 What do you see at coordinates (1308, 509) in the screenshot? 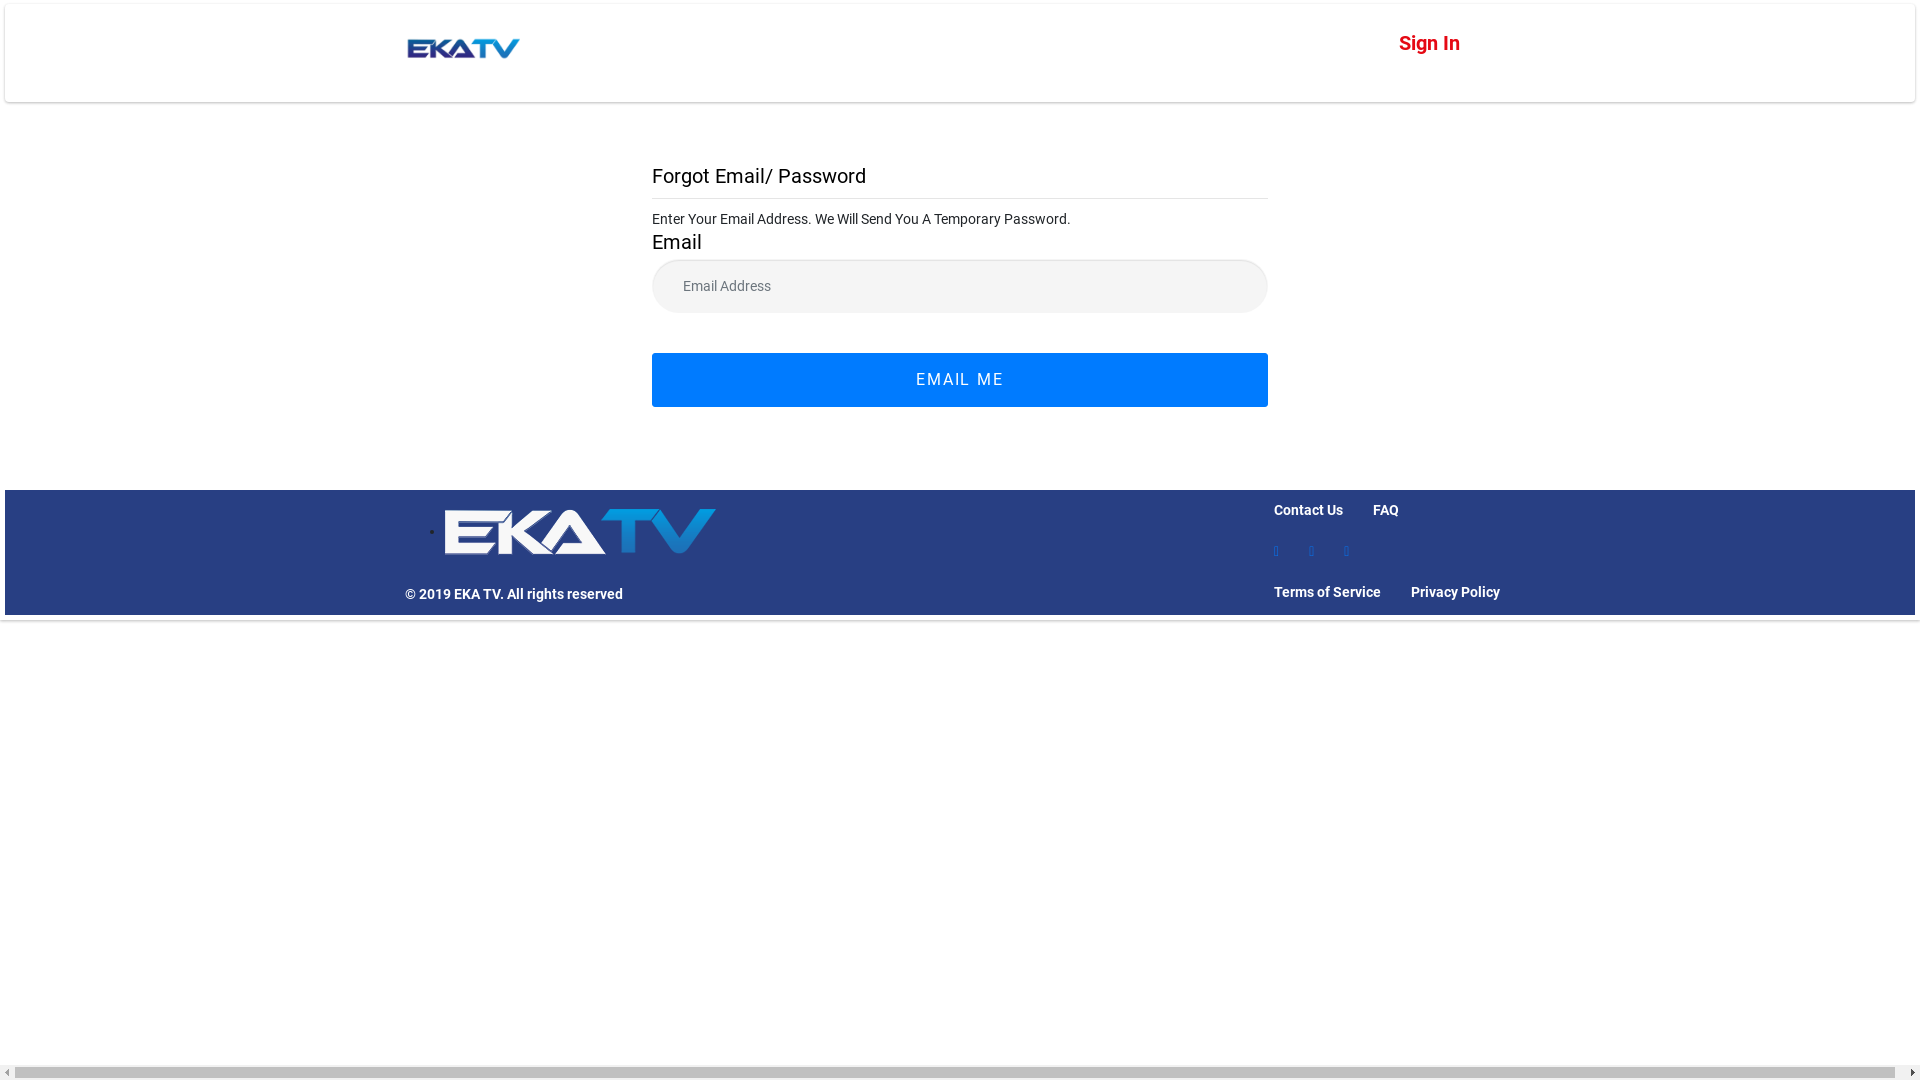
I see `'Contact Us'` at bounding box center [1308, 509].